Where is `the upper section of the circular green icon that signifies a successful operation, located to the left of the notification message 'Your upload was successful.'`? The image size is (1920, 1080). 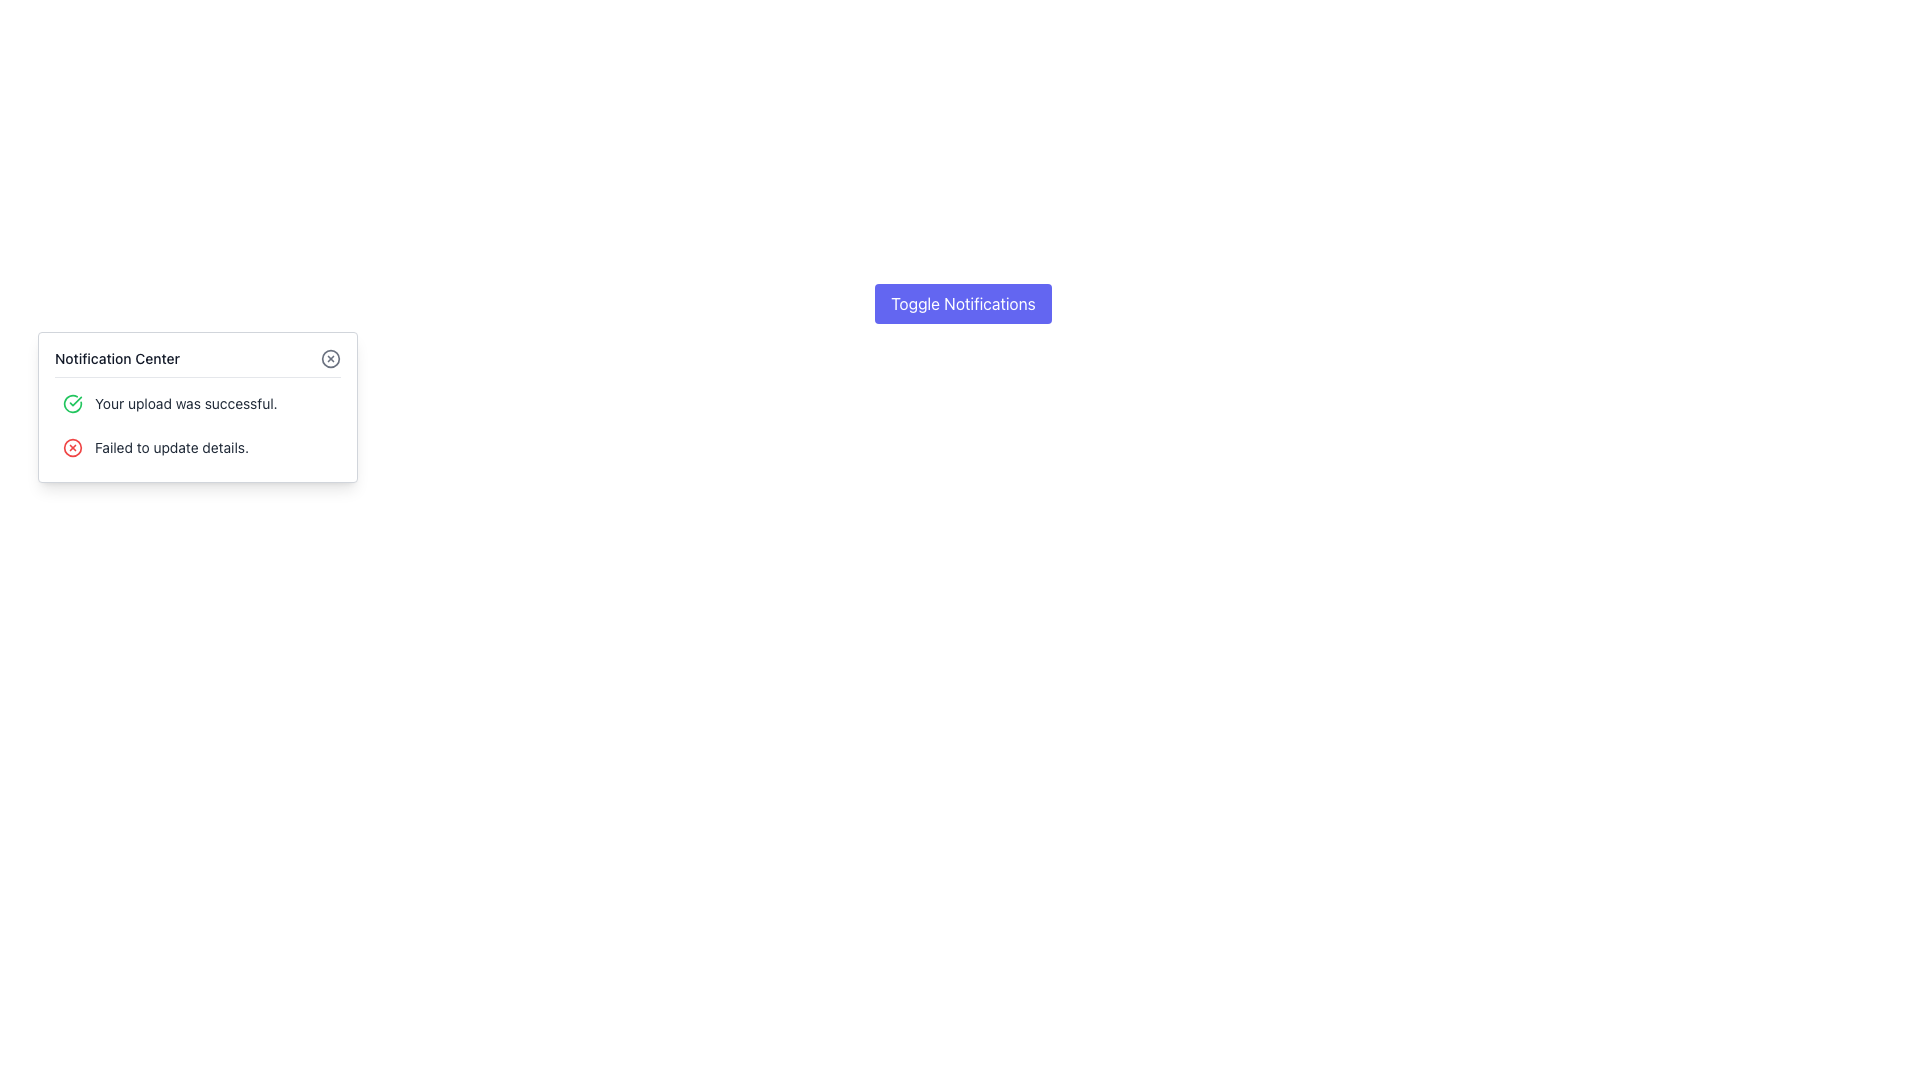
the upper section of the circular green icon that signifies a successful operation, located to the left of the notification message 'Your upload was successful.' is located at coordinates (72, 404).